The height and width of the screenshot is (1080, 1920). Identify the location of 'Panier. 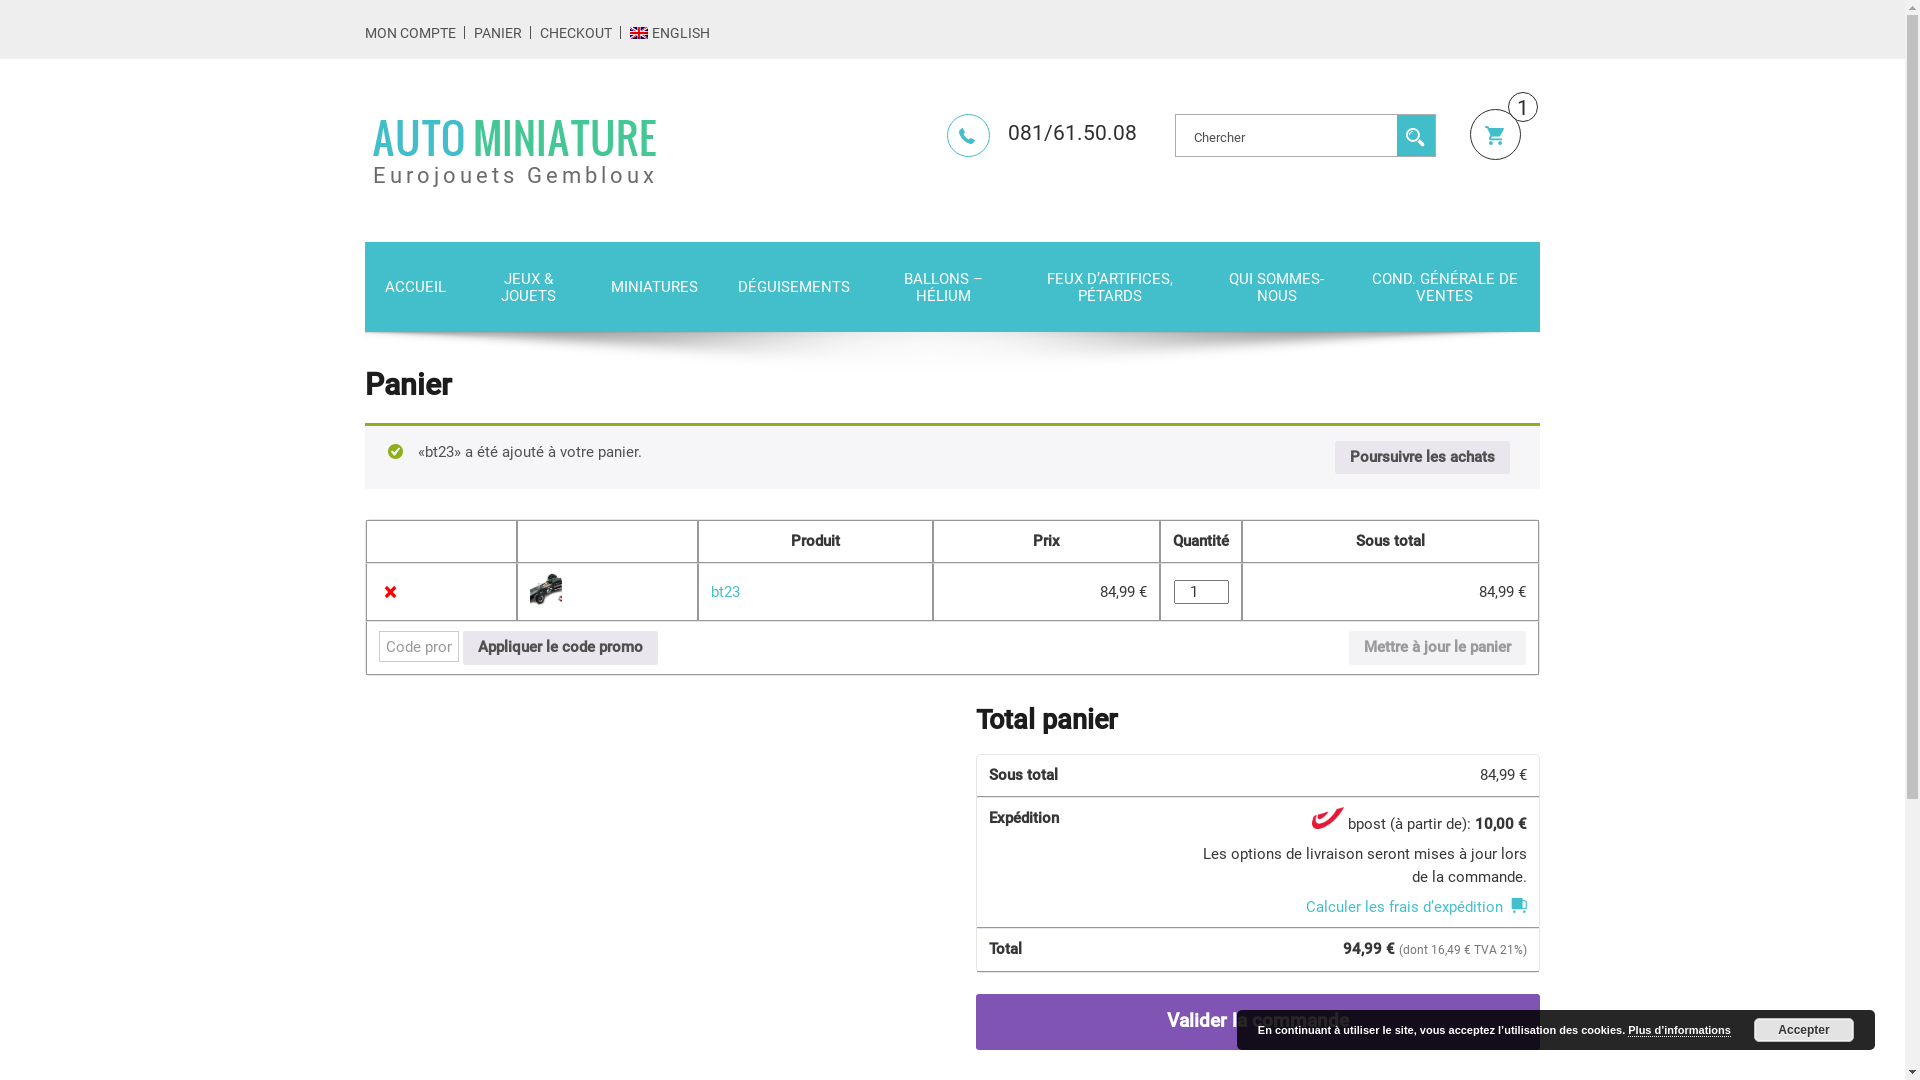
(1469, 134).